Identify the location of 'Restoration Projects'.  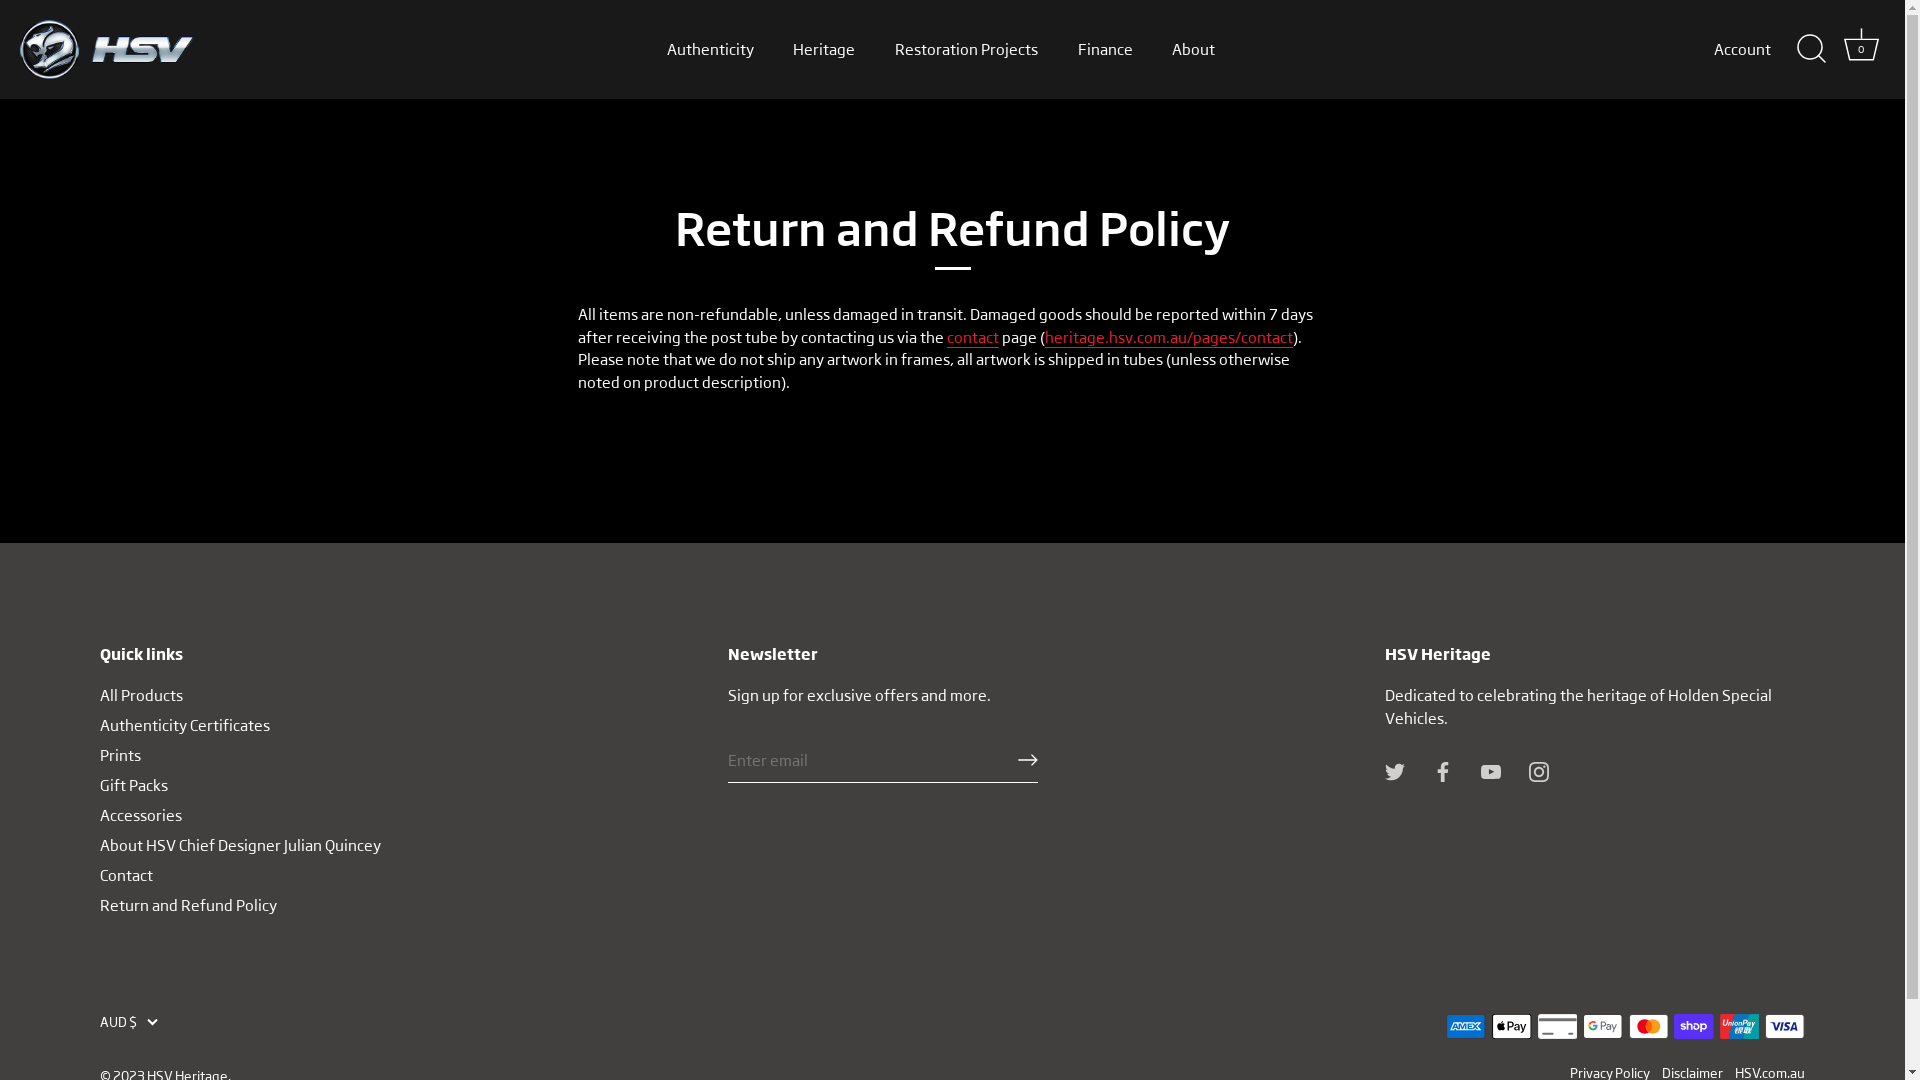
(966, 48).